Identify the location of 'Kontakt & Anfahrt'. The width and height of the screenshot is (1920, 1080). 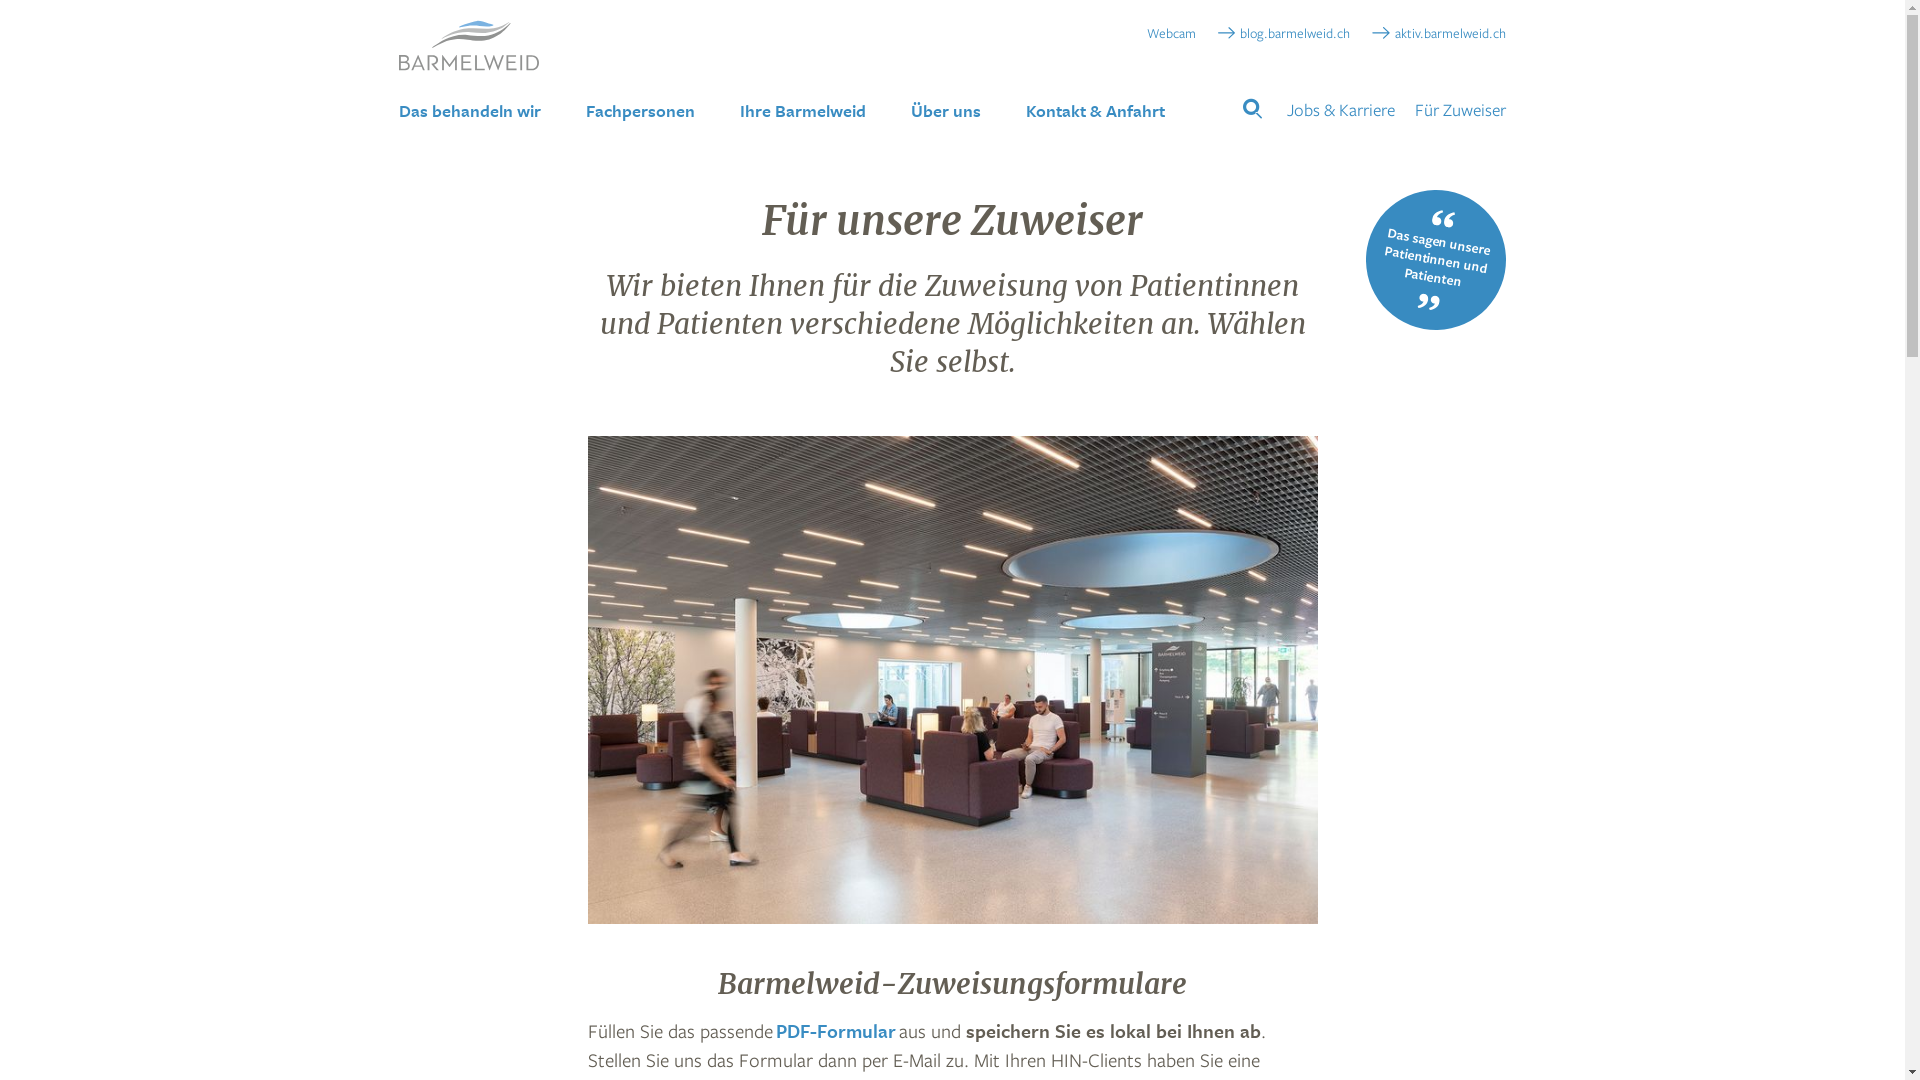
(1094, 111).